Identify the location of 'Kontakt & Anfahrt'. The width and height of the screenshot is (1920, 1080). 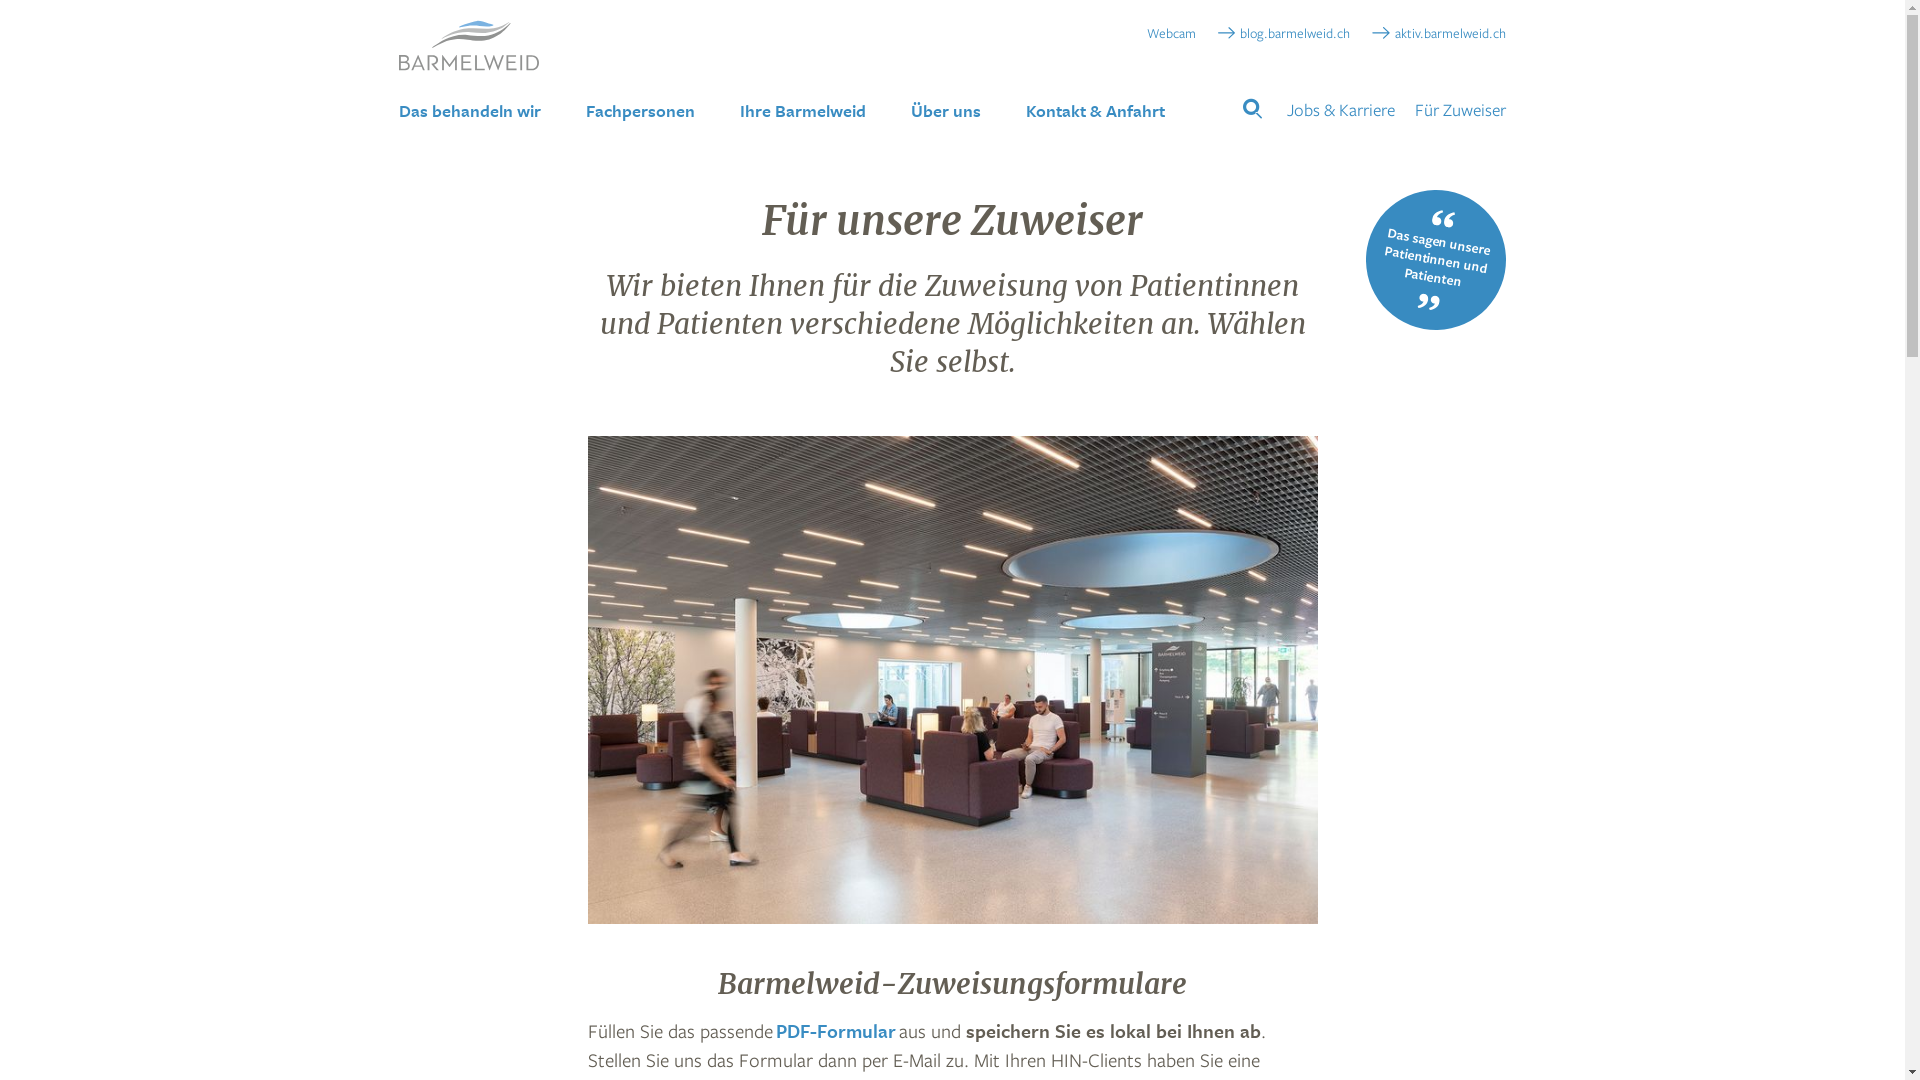
(1094, 111).